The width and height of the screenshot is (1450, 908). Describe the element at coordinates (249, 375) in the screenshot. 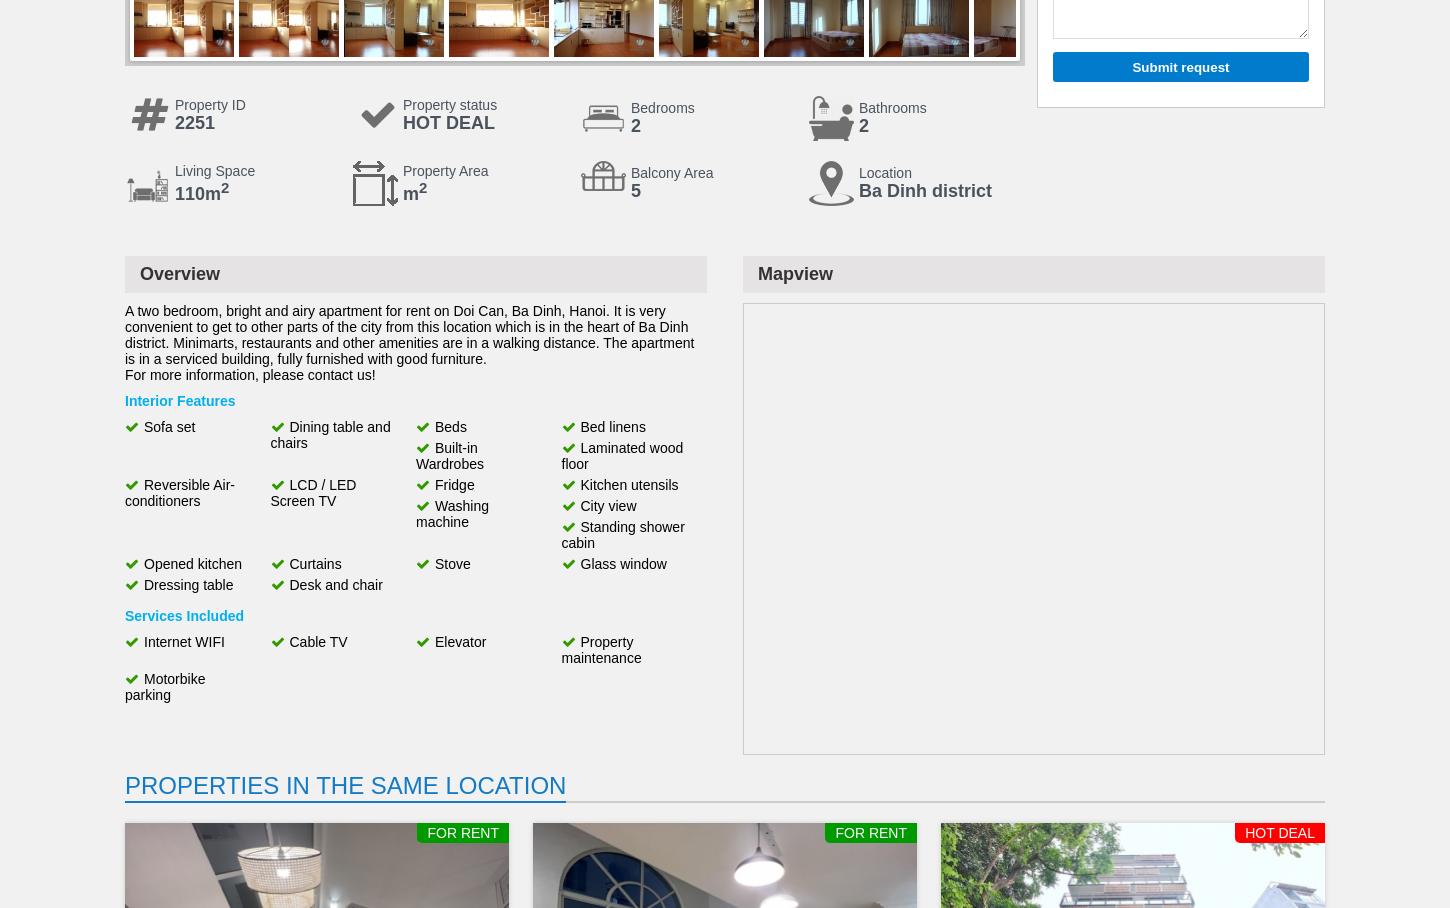

I see `'For more information, please contact us!'` at that location.